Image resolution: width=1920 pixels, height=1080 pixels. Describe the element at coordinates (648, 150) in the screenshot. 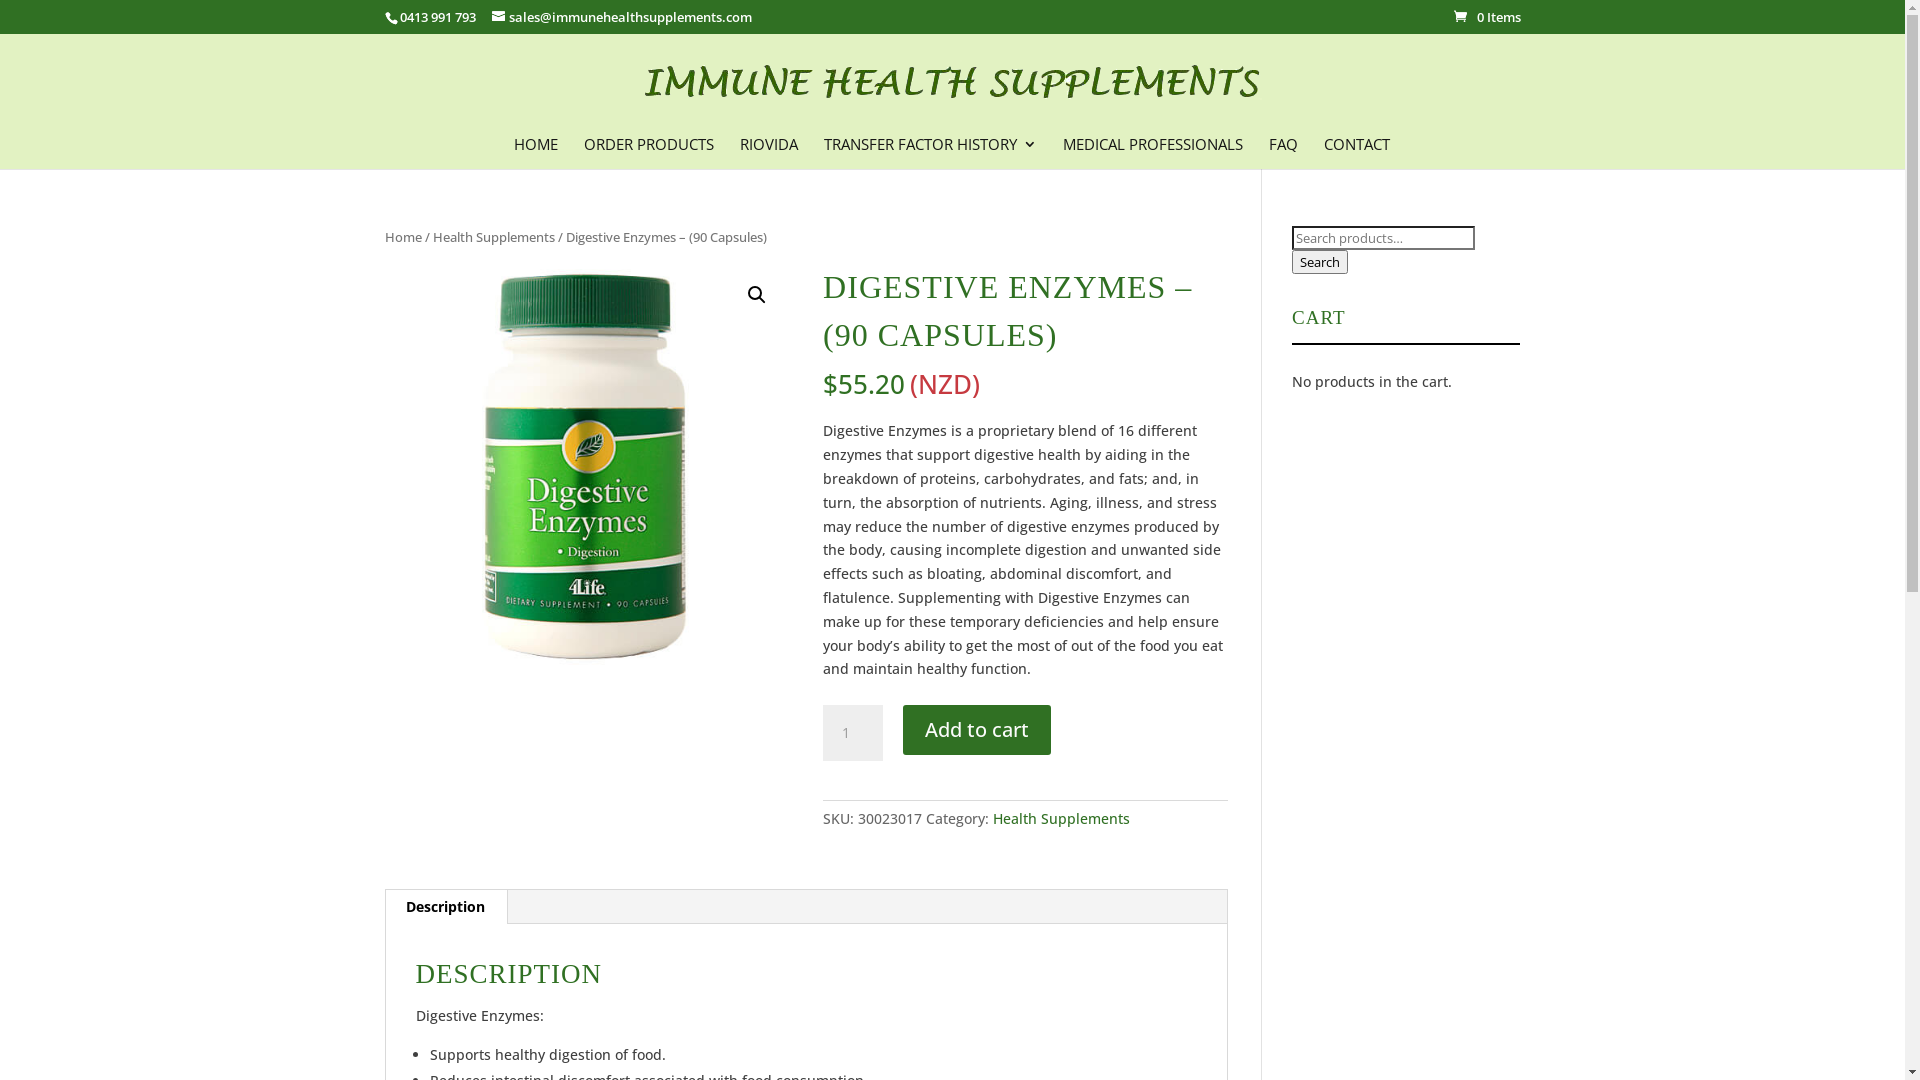

I see `'ORDER PRODUCTS'` at that location.